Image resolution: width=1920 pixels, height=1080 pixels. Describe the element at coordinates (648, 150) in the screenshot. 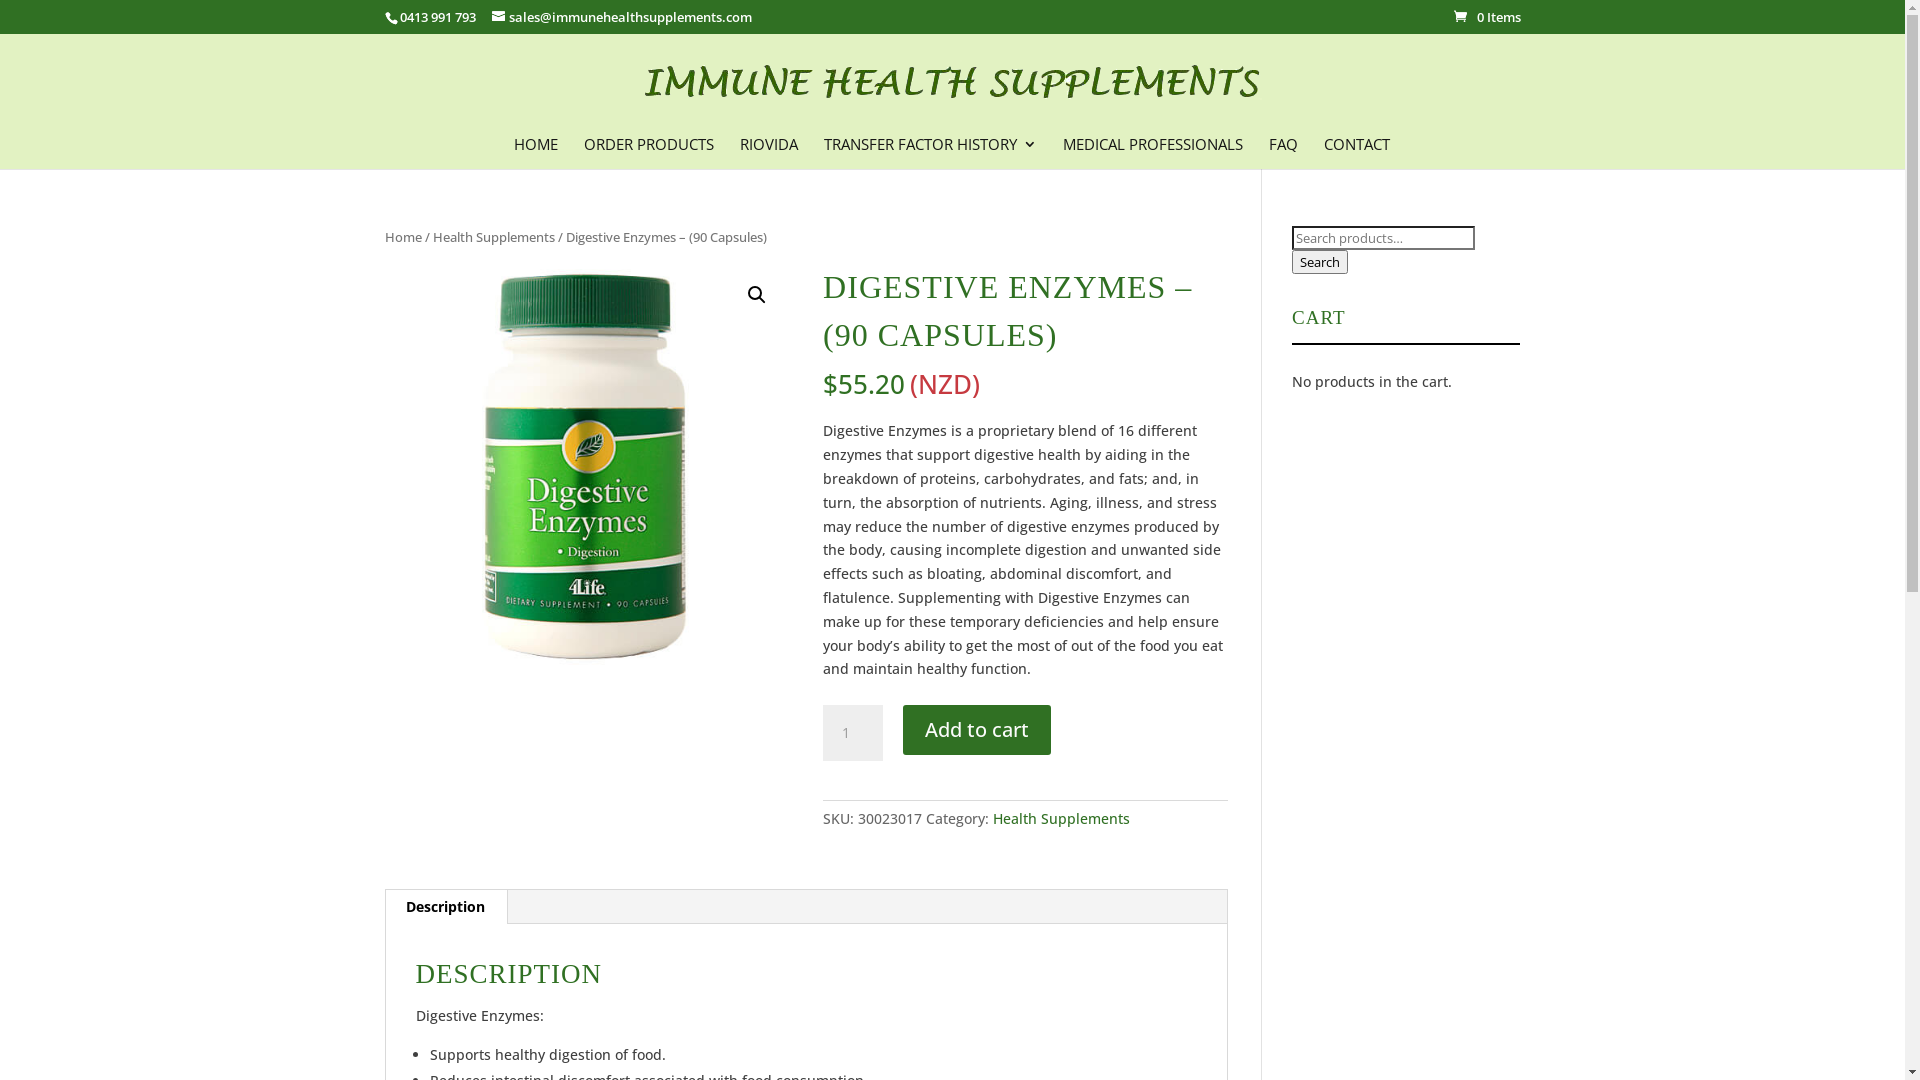

I see `'ORDER PRODUCTS'` at that location.